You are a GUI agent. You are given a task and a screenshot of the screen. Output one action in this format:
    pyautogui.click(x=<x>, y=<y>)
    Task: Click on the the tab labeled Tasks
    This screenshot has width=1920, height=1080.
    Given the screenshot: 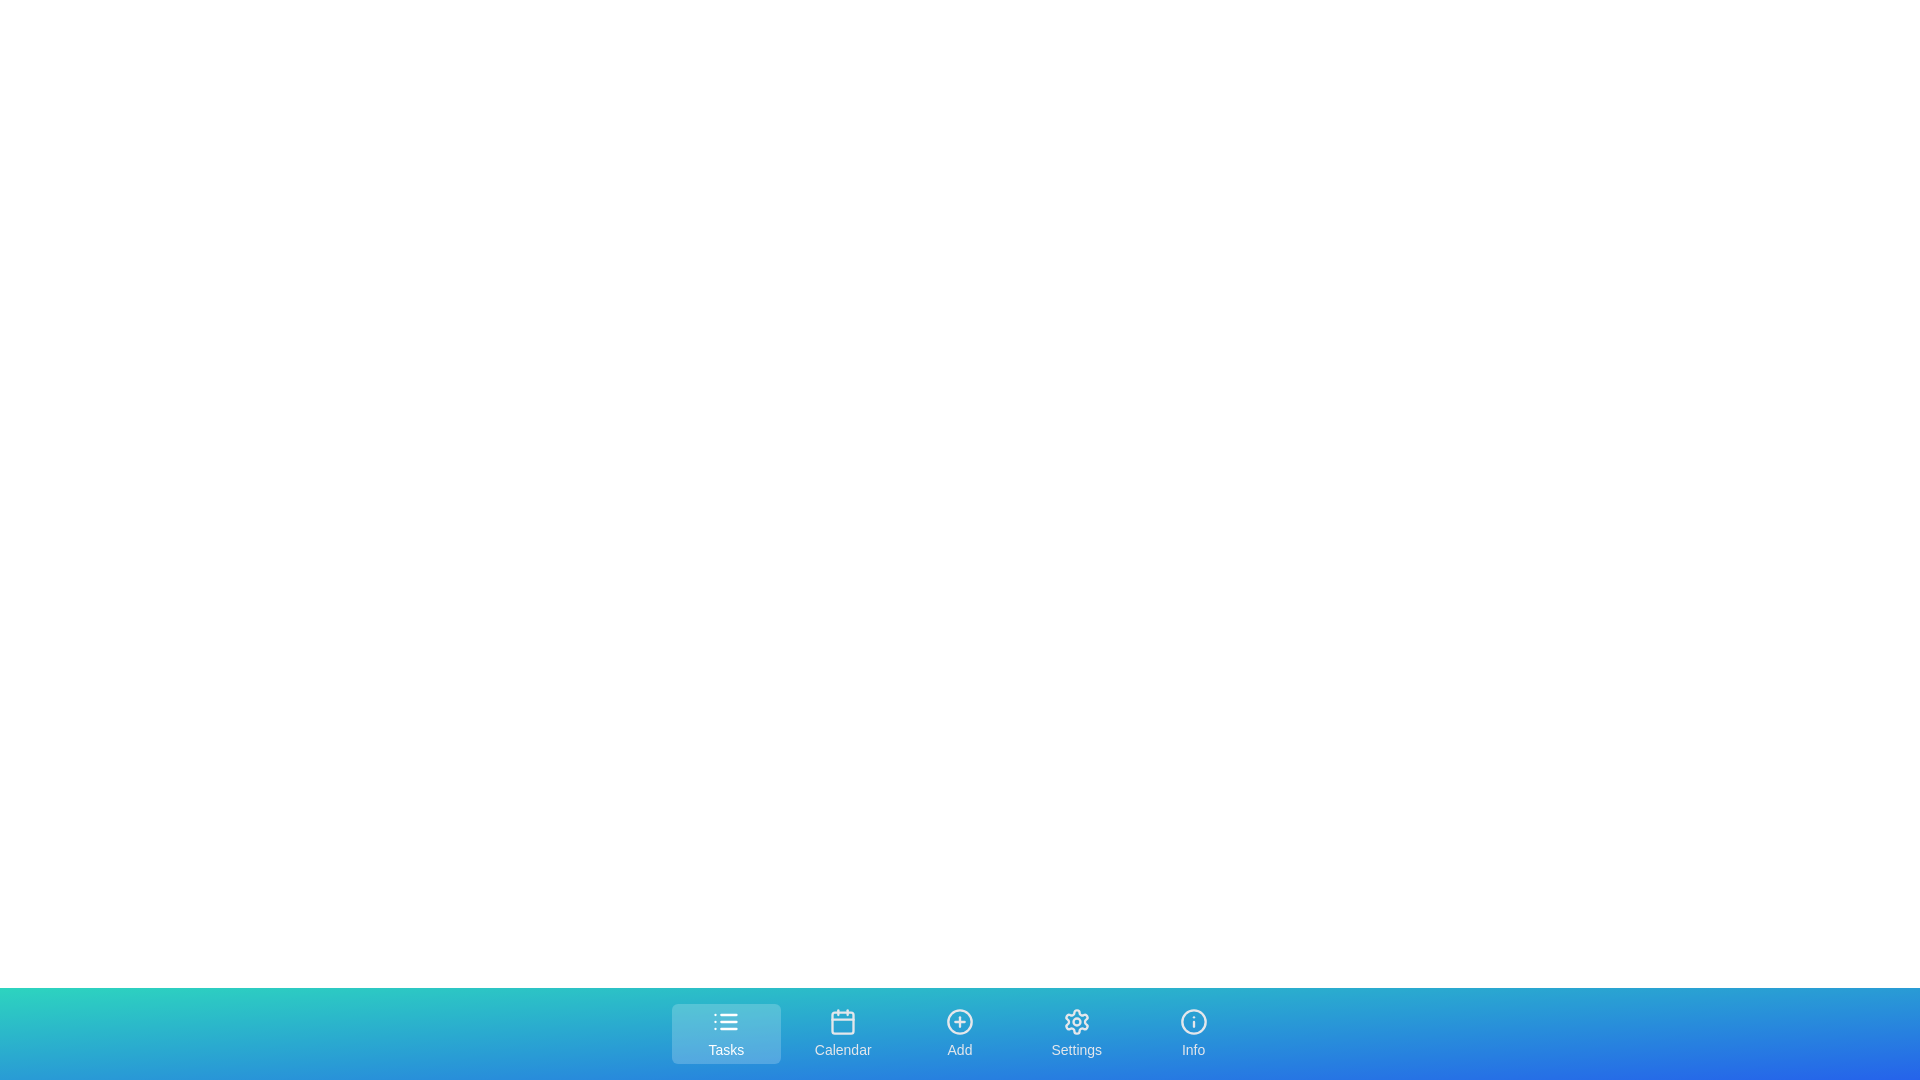 What is the action you would take?
    pyautogui.click(x=724, y=1033)
    